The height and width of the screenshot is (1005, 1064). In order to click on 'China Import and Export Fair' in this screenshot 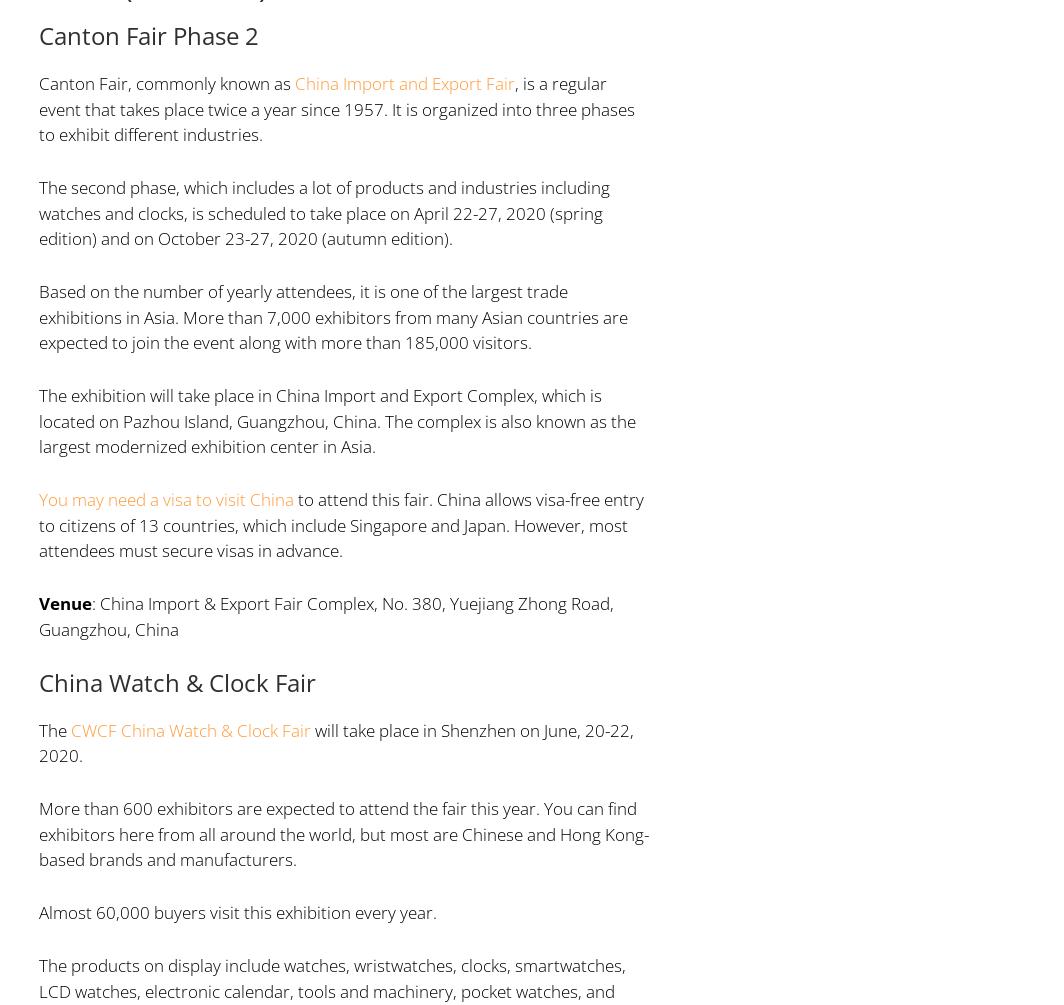, I will do `click(404, 83)`.